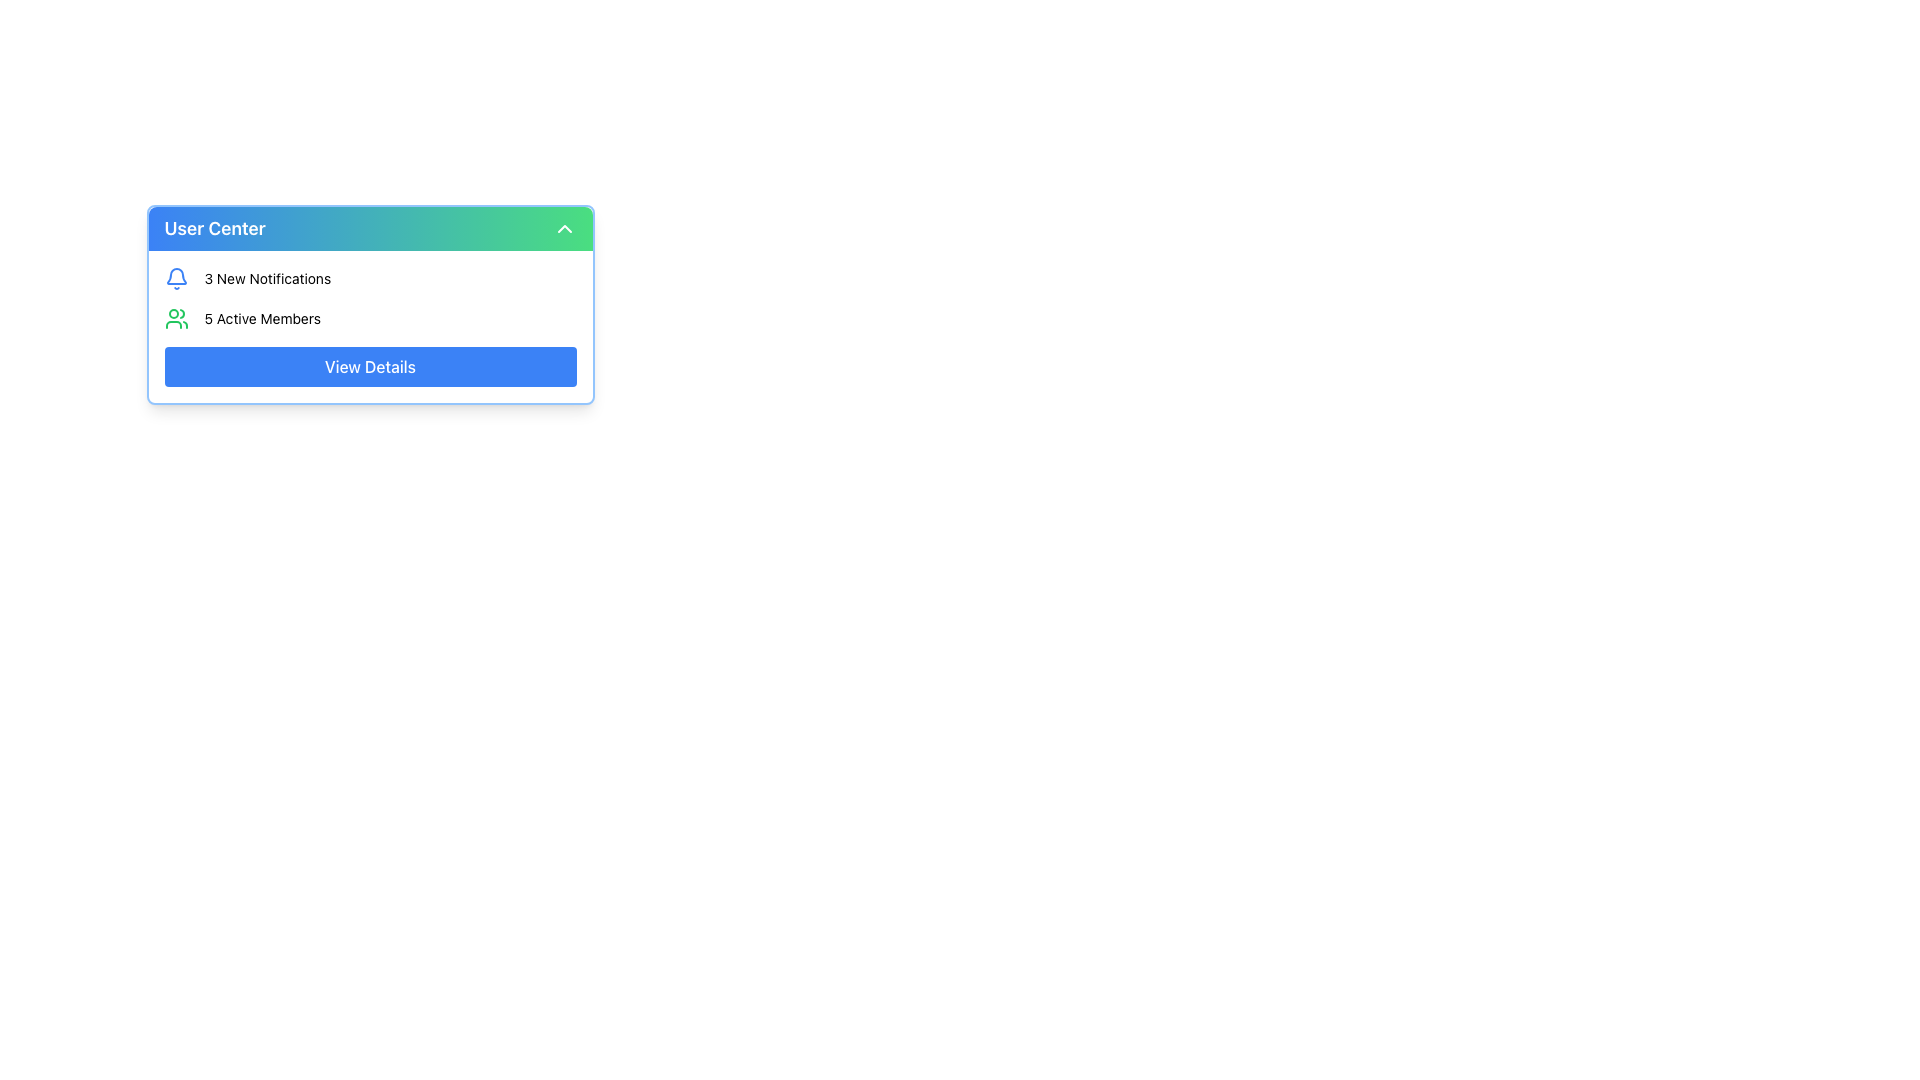 This screenshot has width=1920, height=1080. Describe the element at coordinates (266, 278) in the screenshot. I see `the text label displaying '3 New Notifications' located in the 'User Center' section, positioned to the right of the notification icon` at that location.